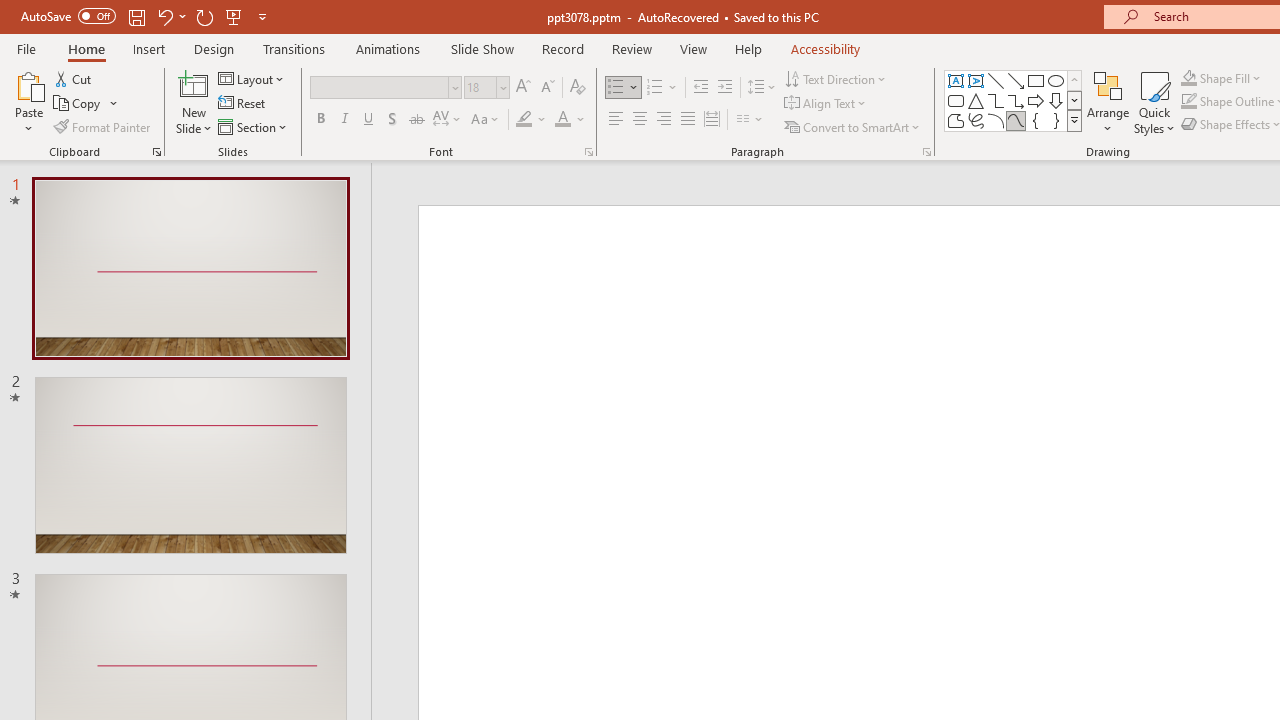 Image resolution: width=1280 pixels, height=720 pixels. What do you see at coordinates (640, 119) in the screenshot?
I see `'Center'` at bounding box center [640, 119].